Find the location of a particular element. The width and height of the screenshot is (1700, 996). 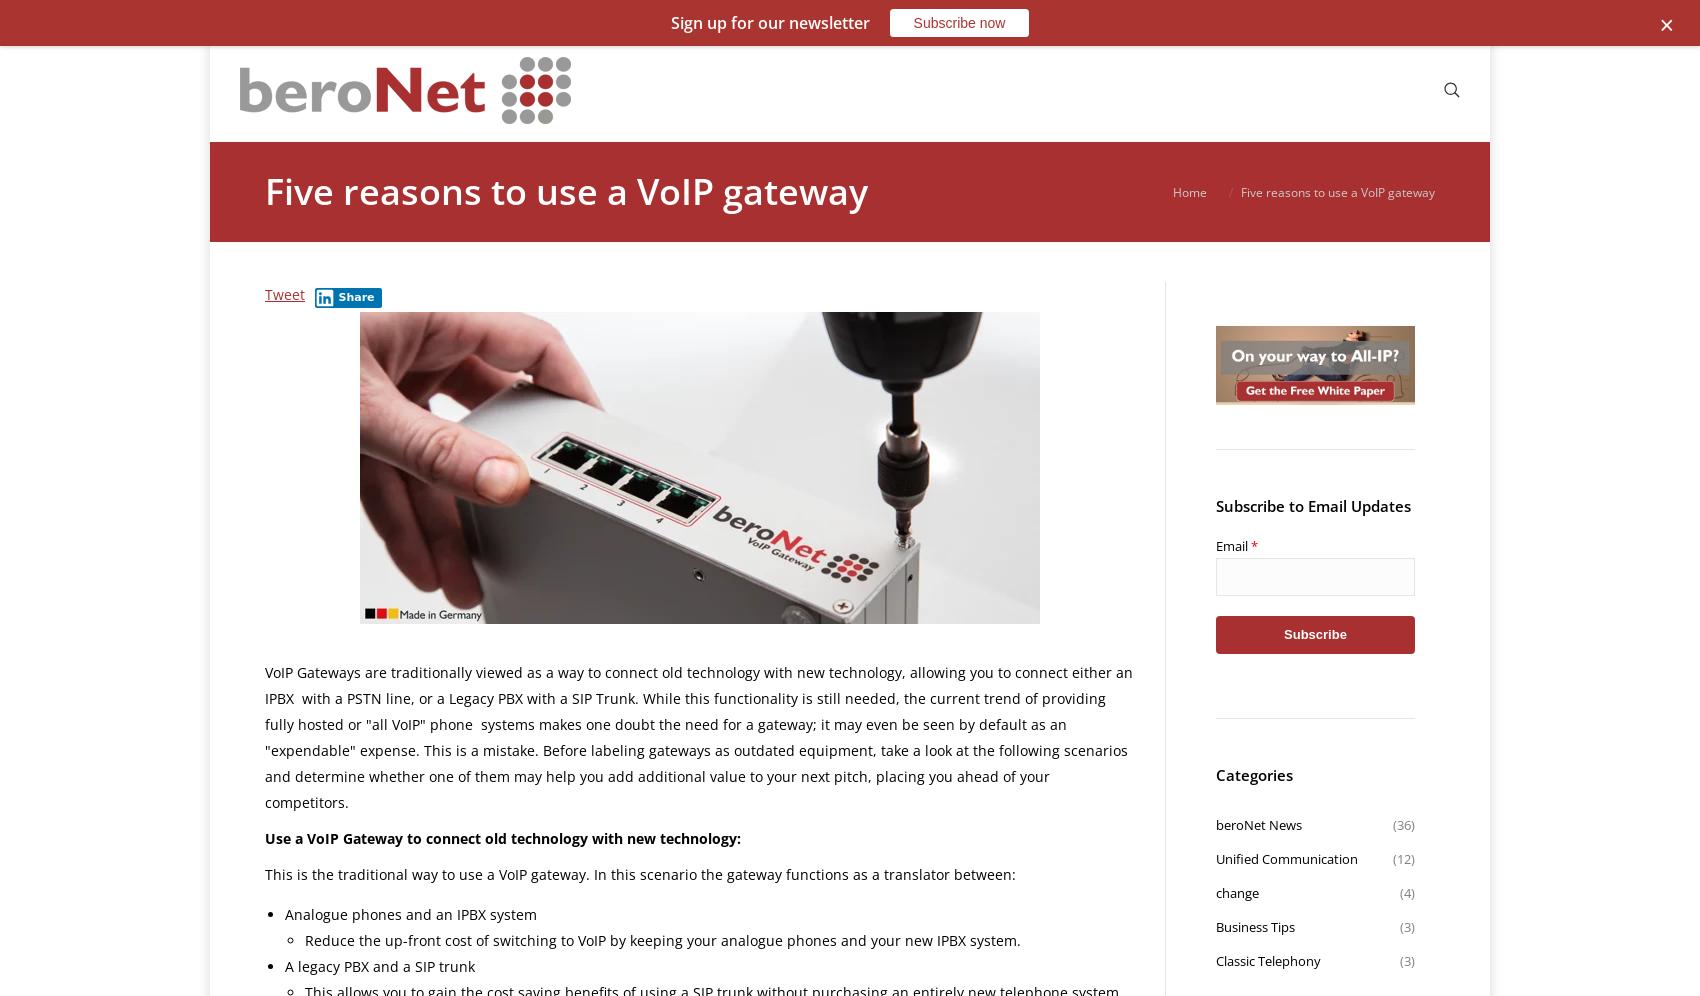

'Analogue phones and' is located at coordinates (359, 914).